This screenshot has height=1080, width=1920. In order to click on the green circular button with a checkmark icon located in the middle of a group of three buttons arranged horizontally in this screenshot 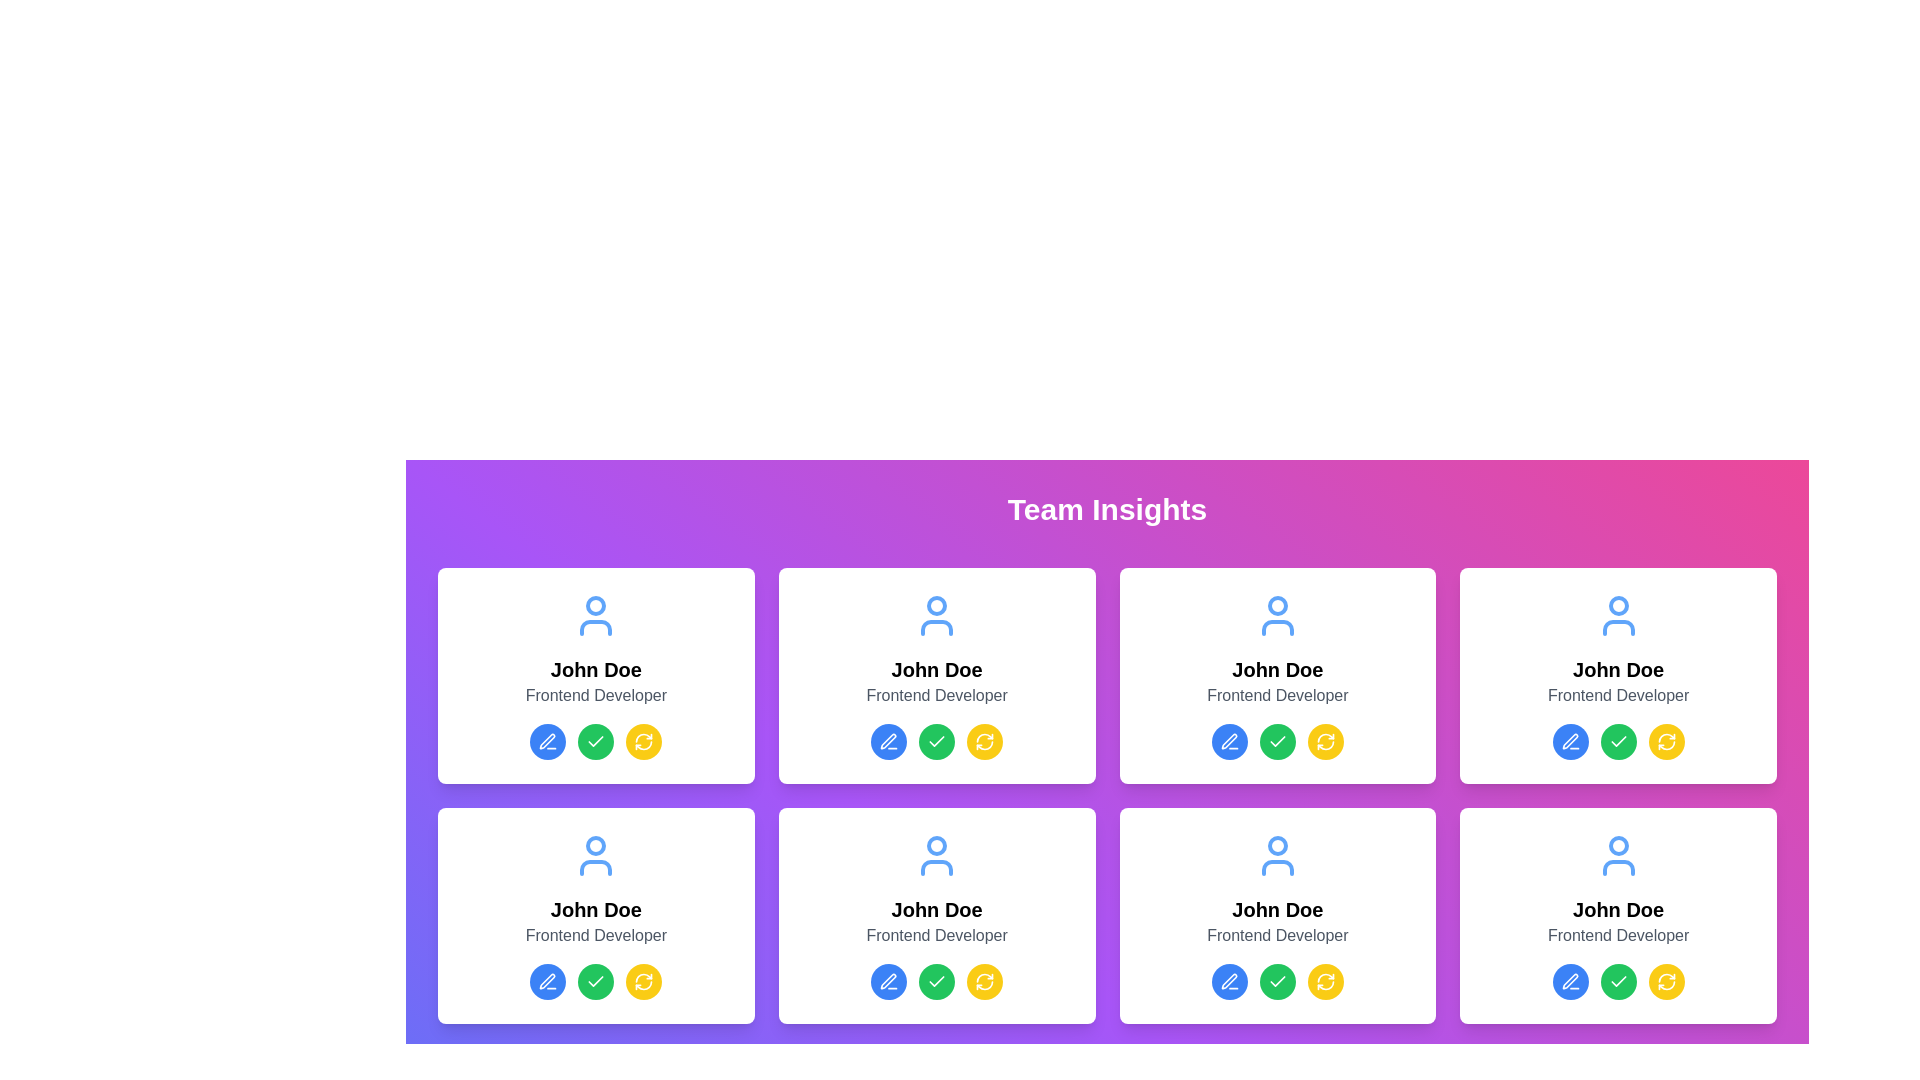, I will do `click(595, 741)`.